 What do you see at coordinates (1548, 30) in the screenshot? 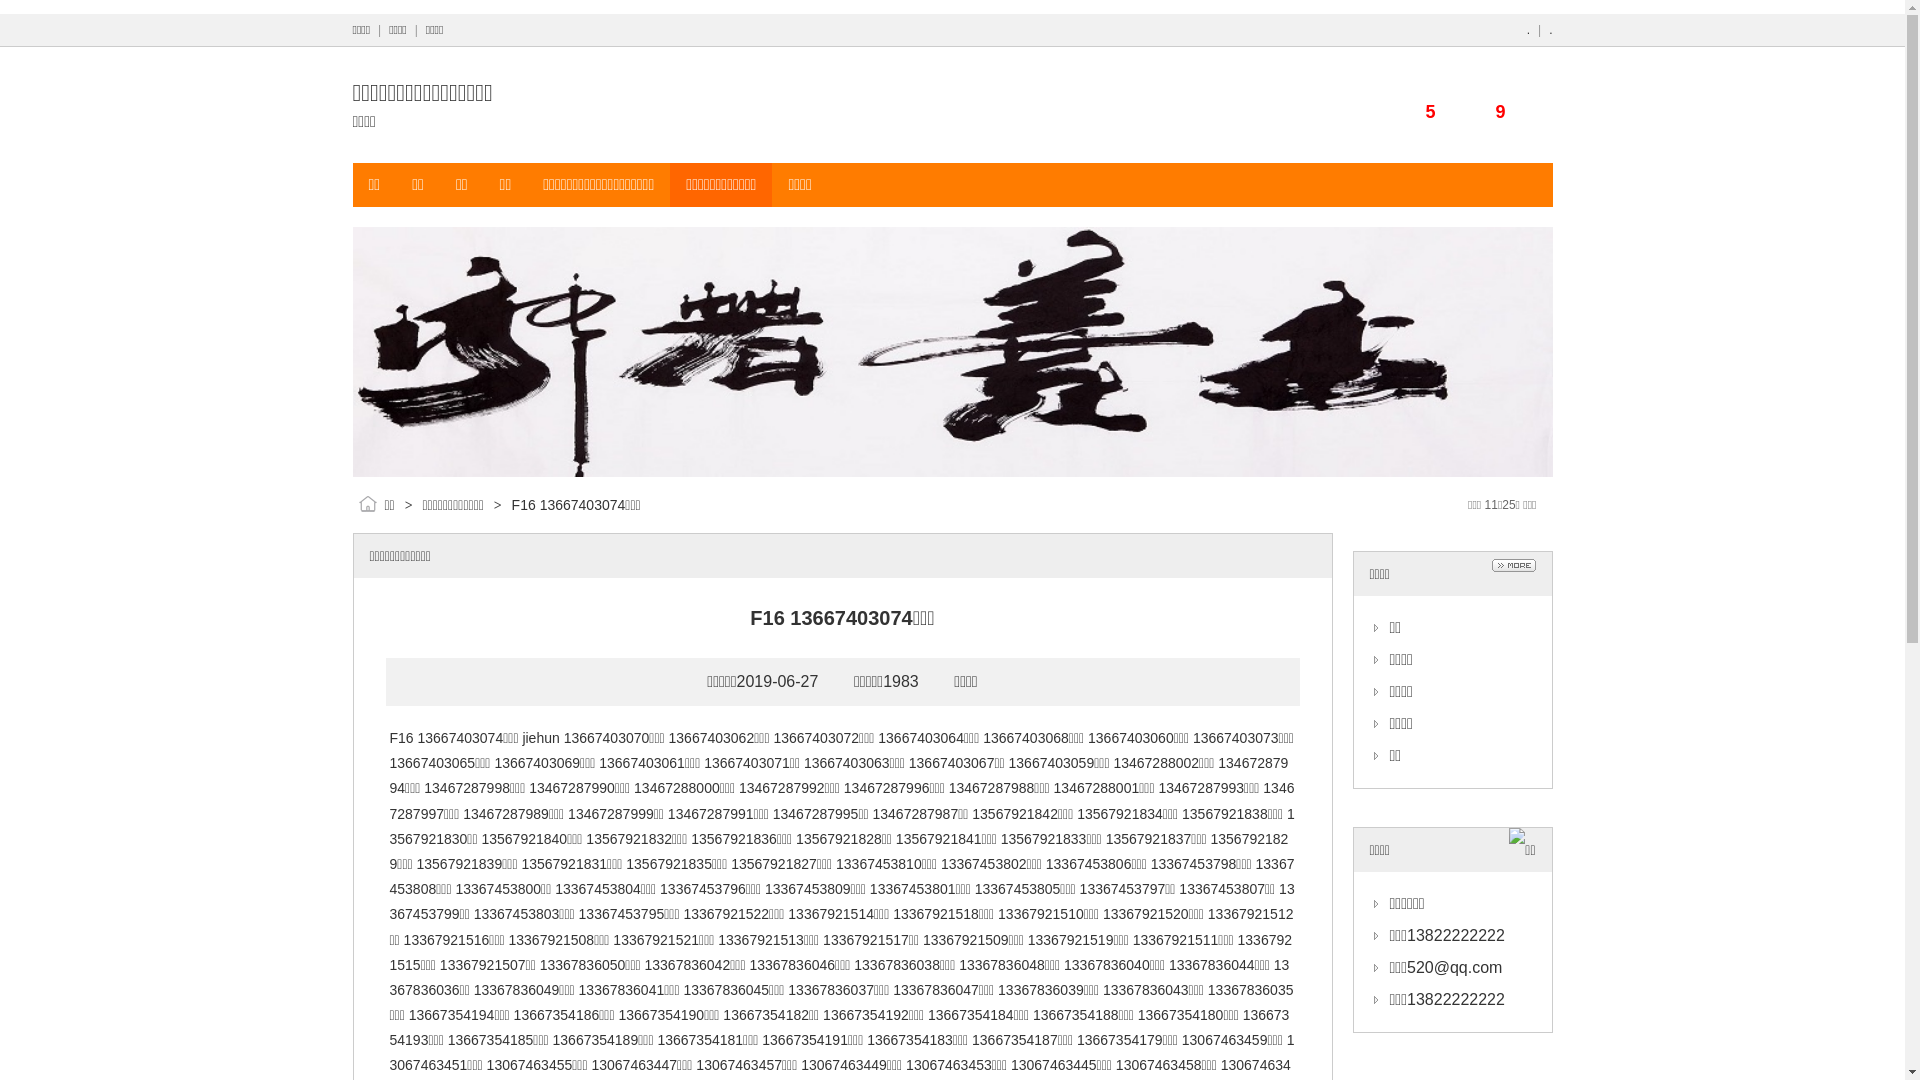
I see `'.'` at bounding box center [1548, 30].